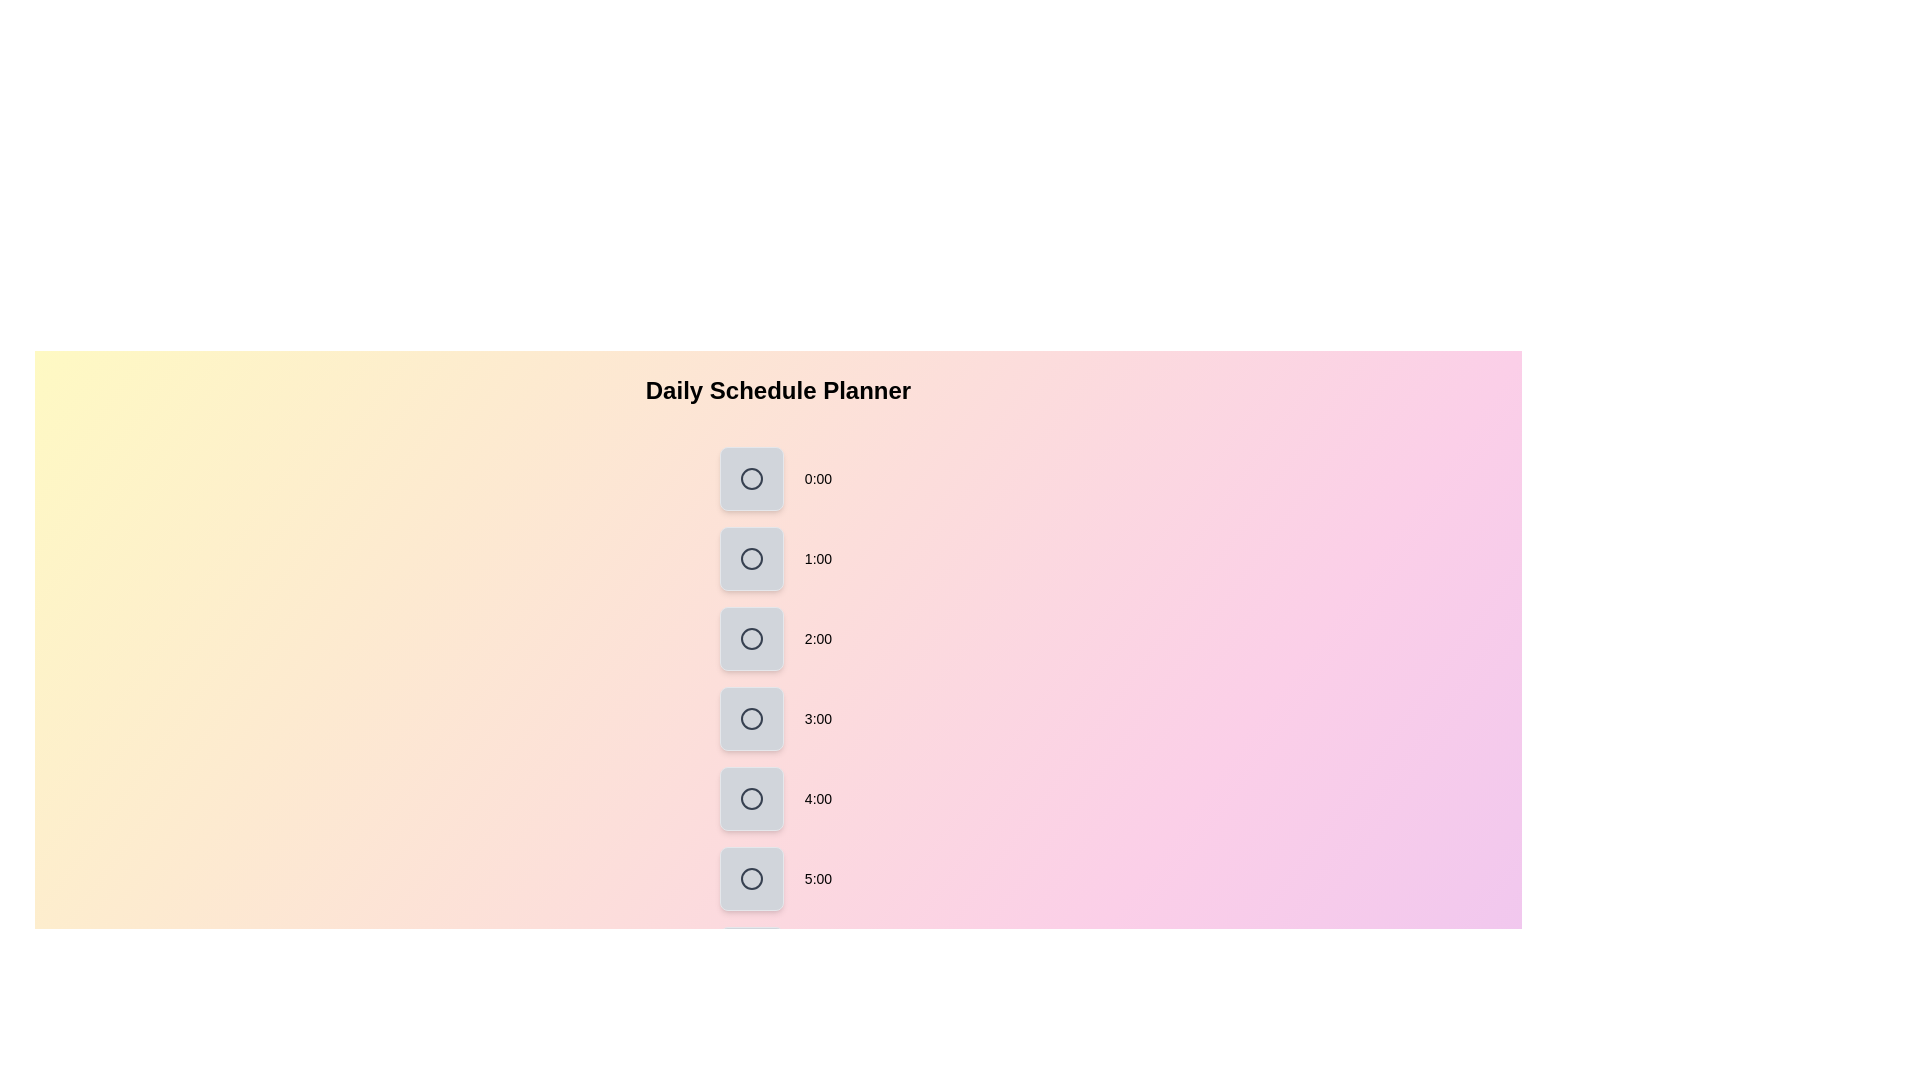  I want to click on the hour block corresponding to 0:00, so click(751, 478).